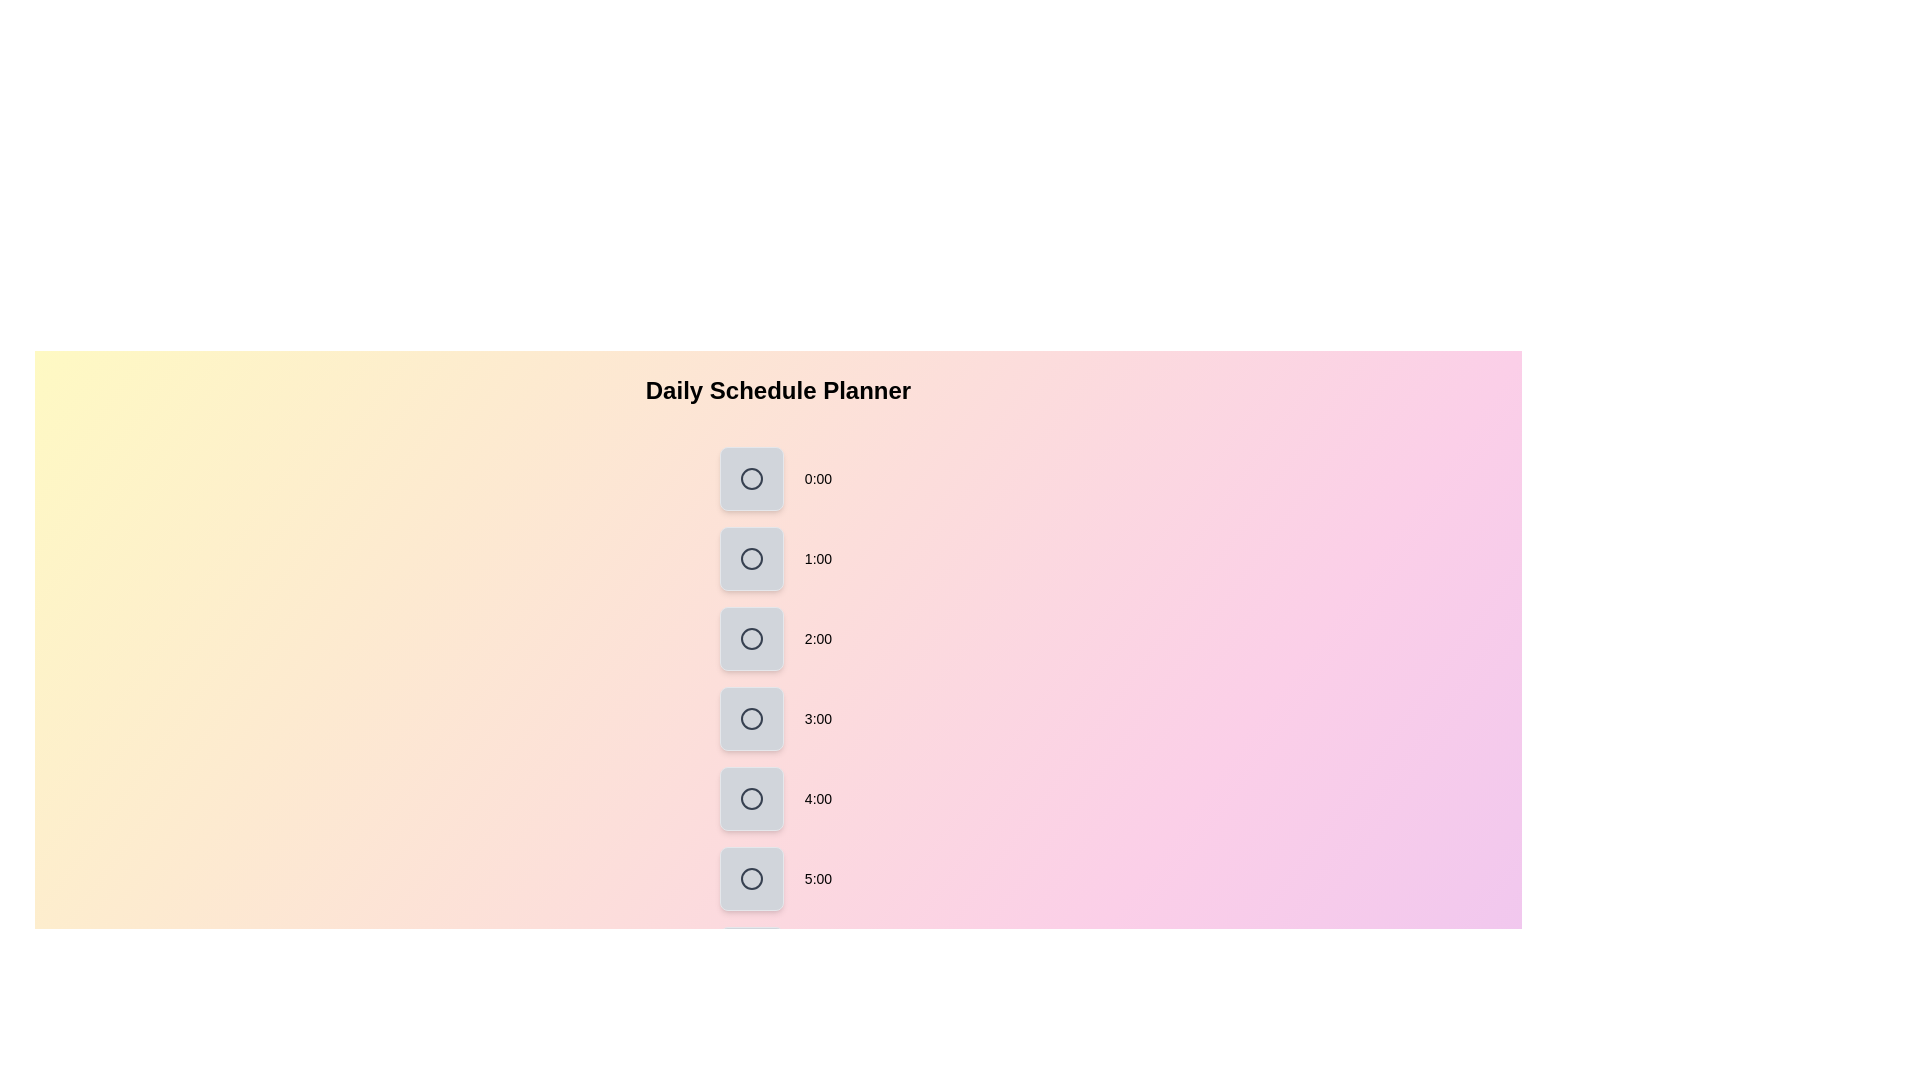  I want to click on the hour block corresponding to 0:00, so click(751, 478).